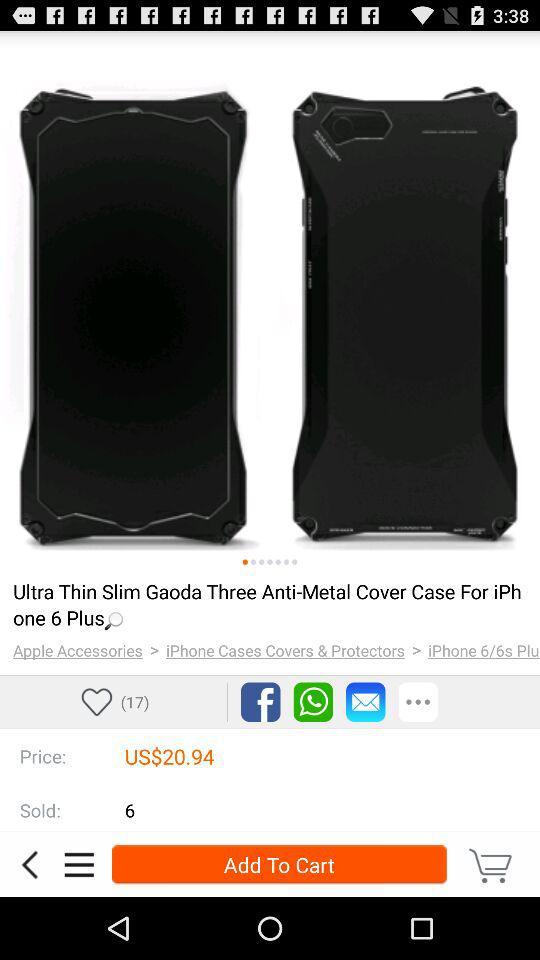 Image resolution: width=540 pixels, height=960 pixels. What do you see at coordinates (293, 562) in the screenshot?
I see `the last picture in the series` at bounding box center [293, 562].